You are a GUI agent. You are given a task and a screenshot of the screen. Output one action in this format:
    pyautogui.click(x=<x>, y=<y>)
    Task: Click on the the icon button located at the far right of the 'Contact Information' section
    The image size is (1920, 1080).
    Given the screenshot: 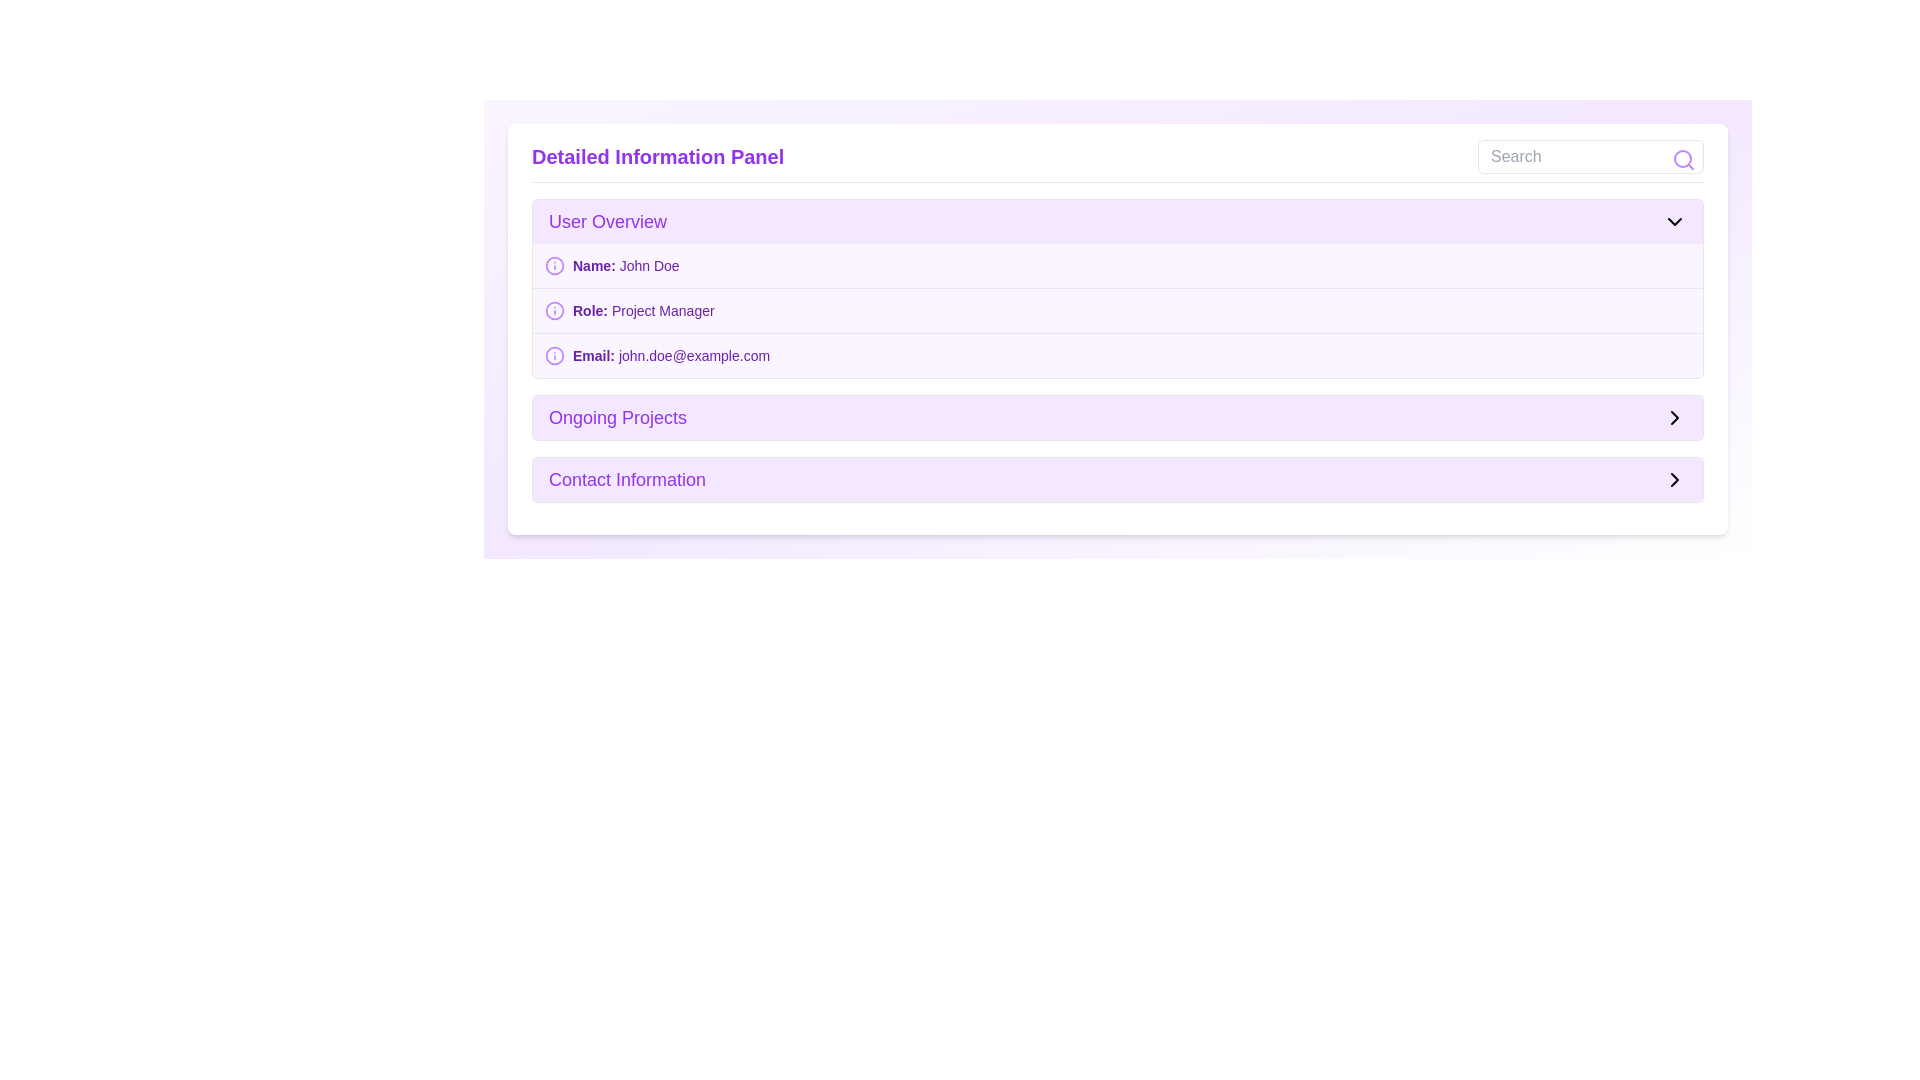 What is the action you would take?
    pyautogui.click(x=1675, y=479)
    